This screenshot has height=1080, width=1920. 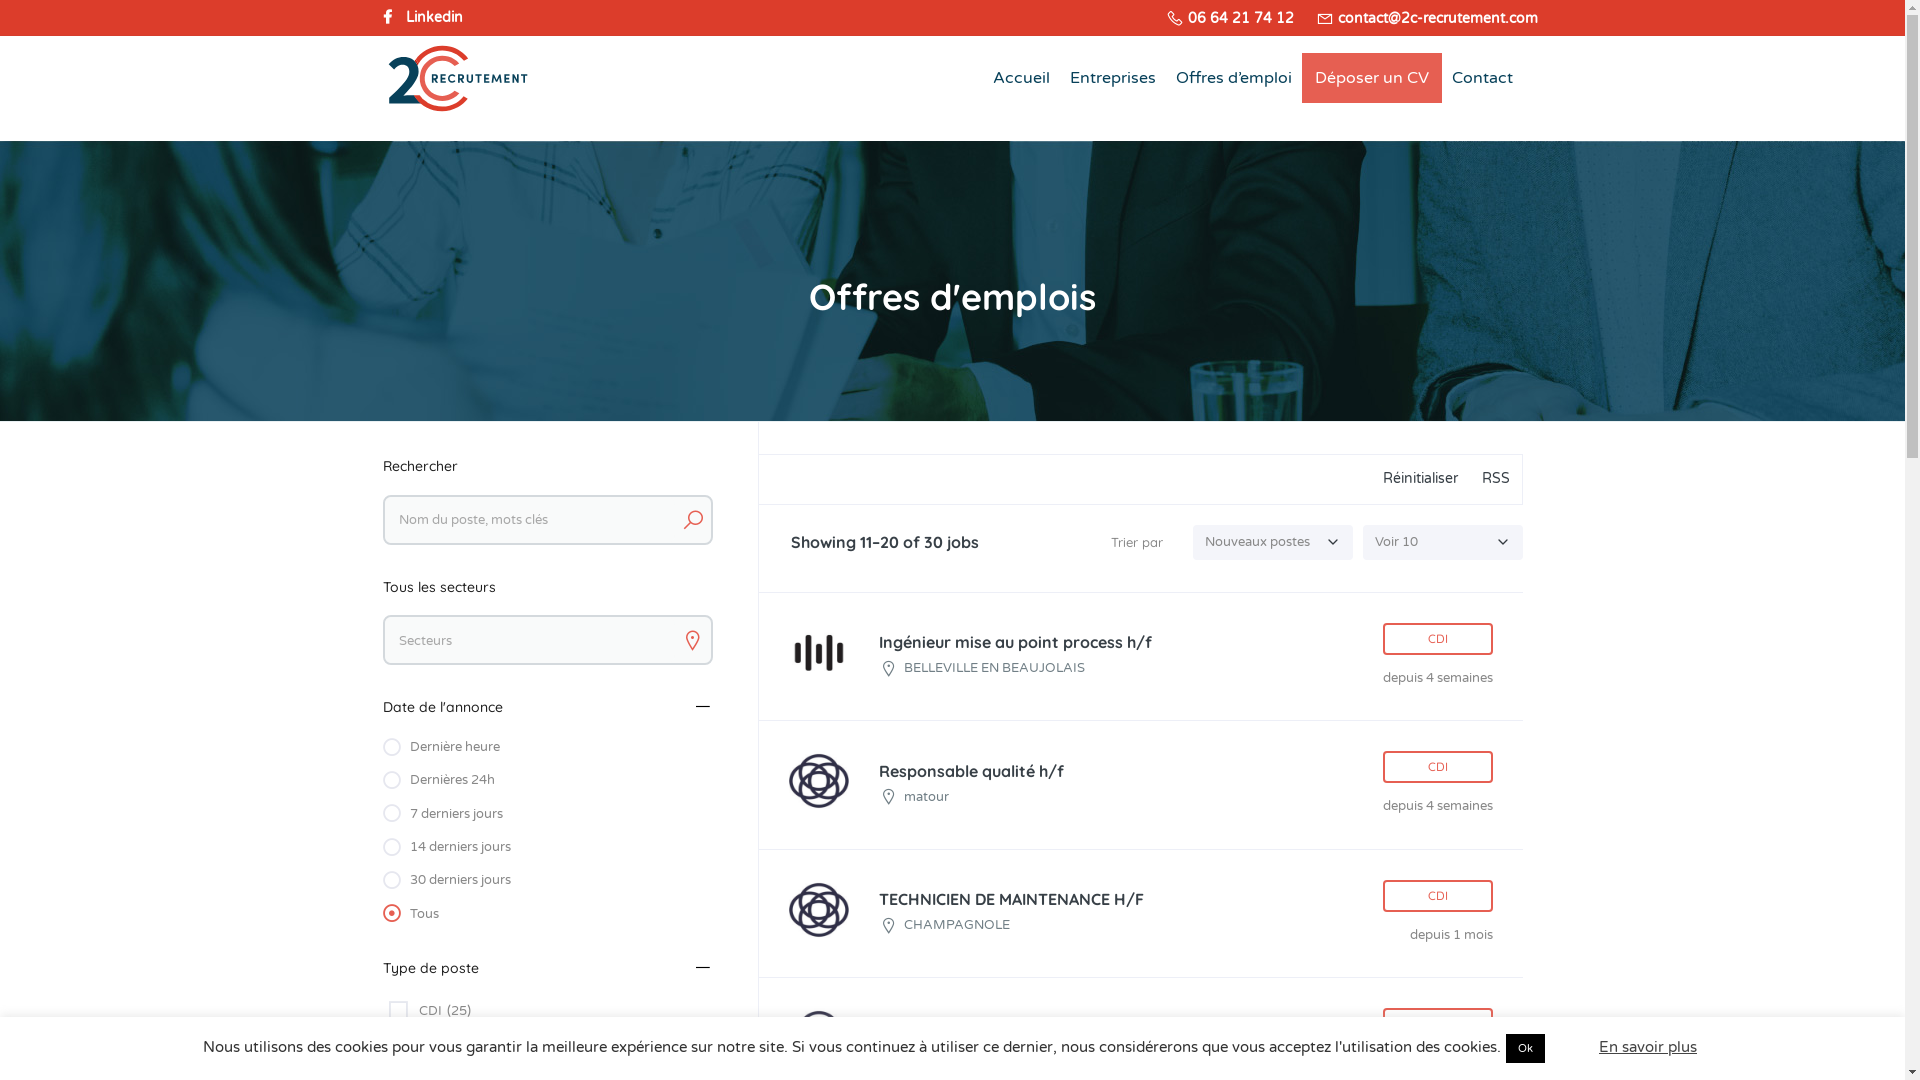 I want to click on 'Entreprises', so click(x=1112, y=76).